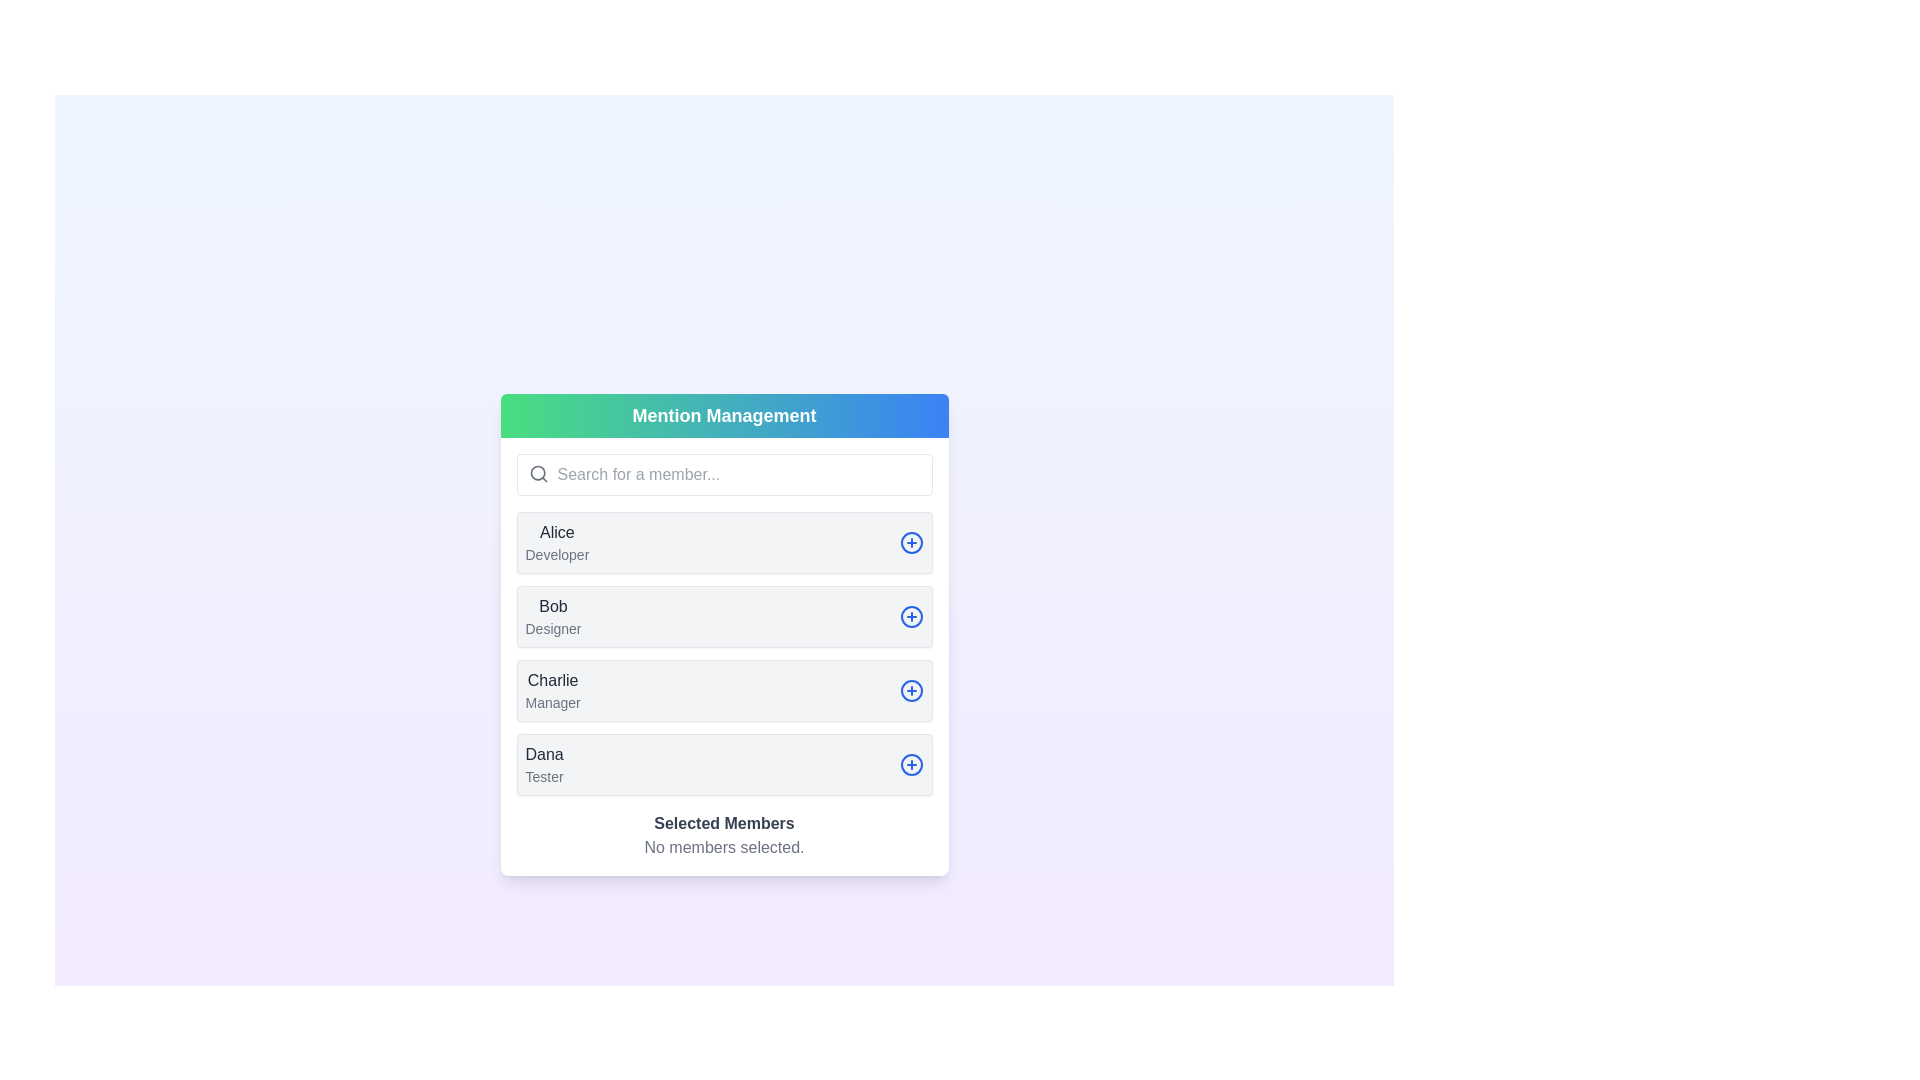 The image size is (1920, 1080). Describe the element at coordinates (553, 689) in the screenshot. I see `the text labels displaying 'Charlie' and 'Manager' in the third position under the 'Mention Management' header` at that location.